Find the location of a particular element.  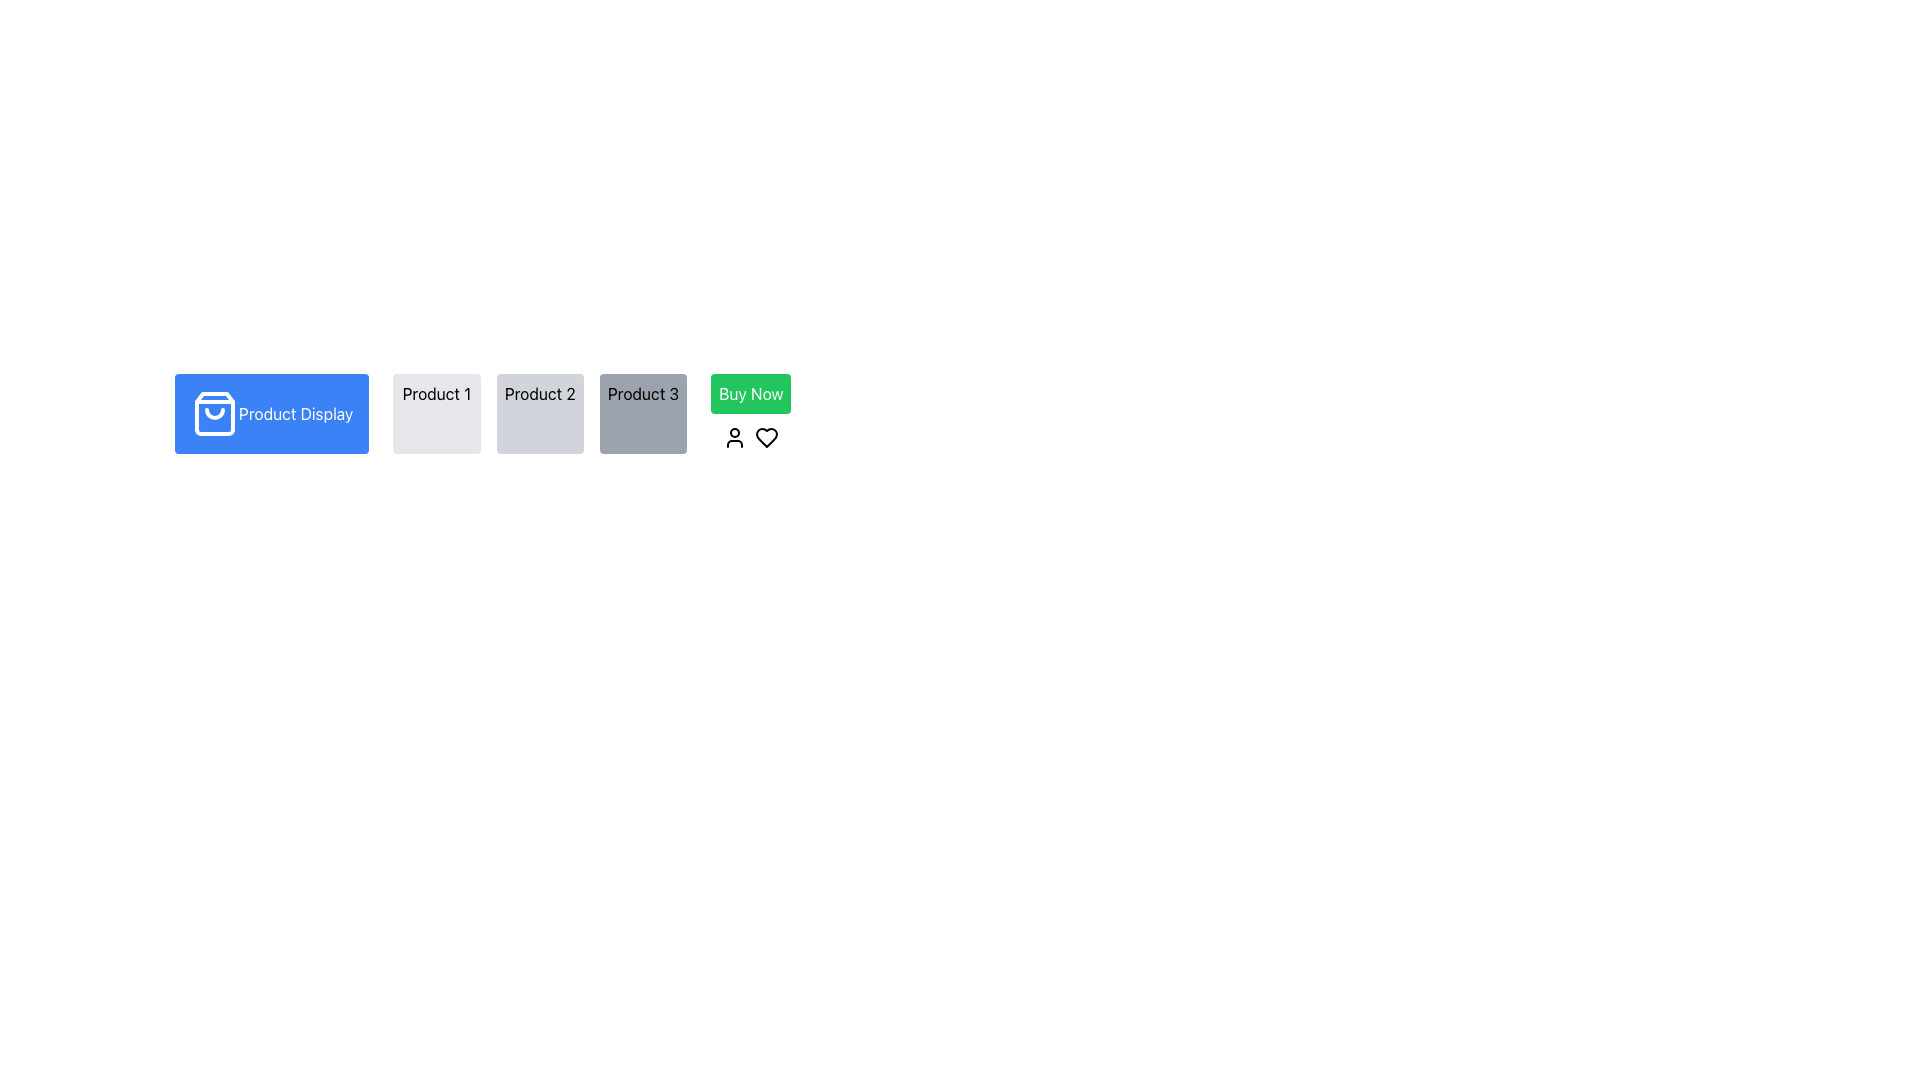

the user or heart icon in the Icon Set located directly below the 'Buy Now' green button is located at coordinates (750, 437).